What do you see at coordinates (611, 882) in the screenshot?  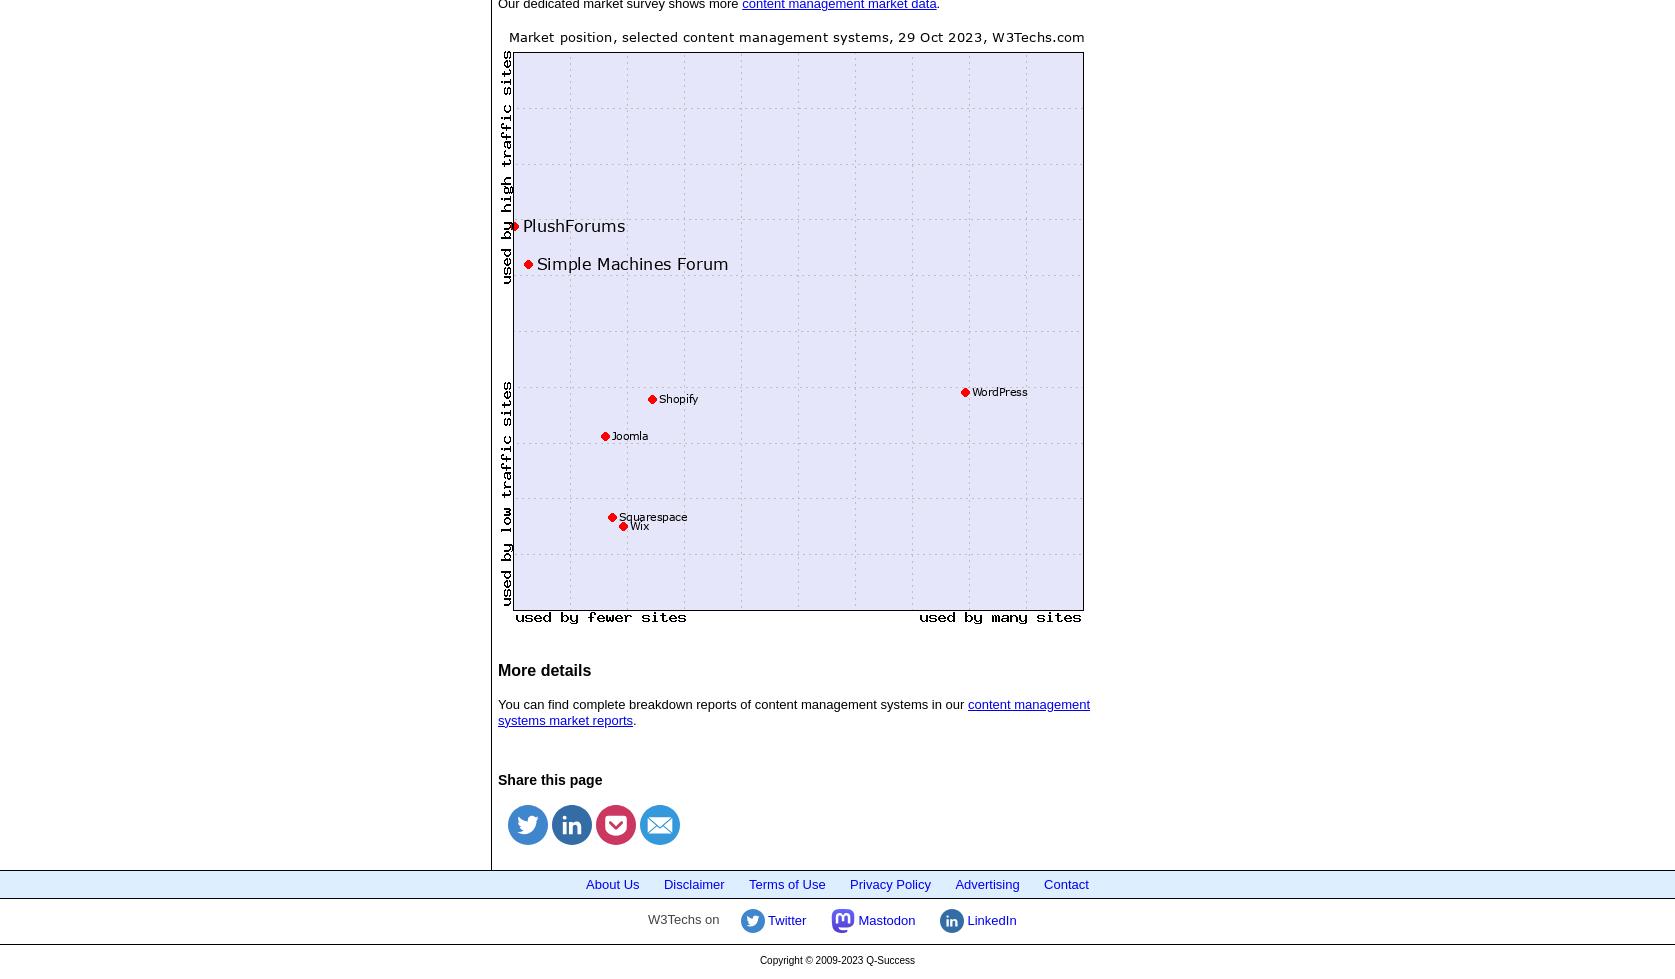 I see `'About Us'` at bounding box center [611, 882].